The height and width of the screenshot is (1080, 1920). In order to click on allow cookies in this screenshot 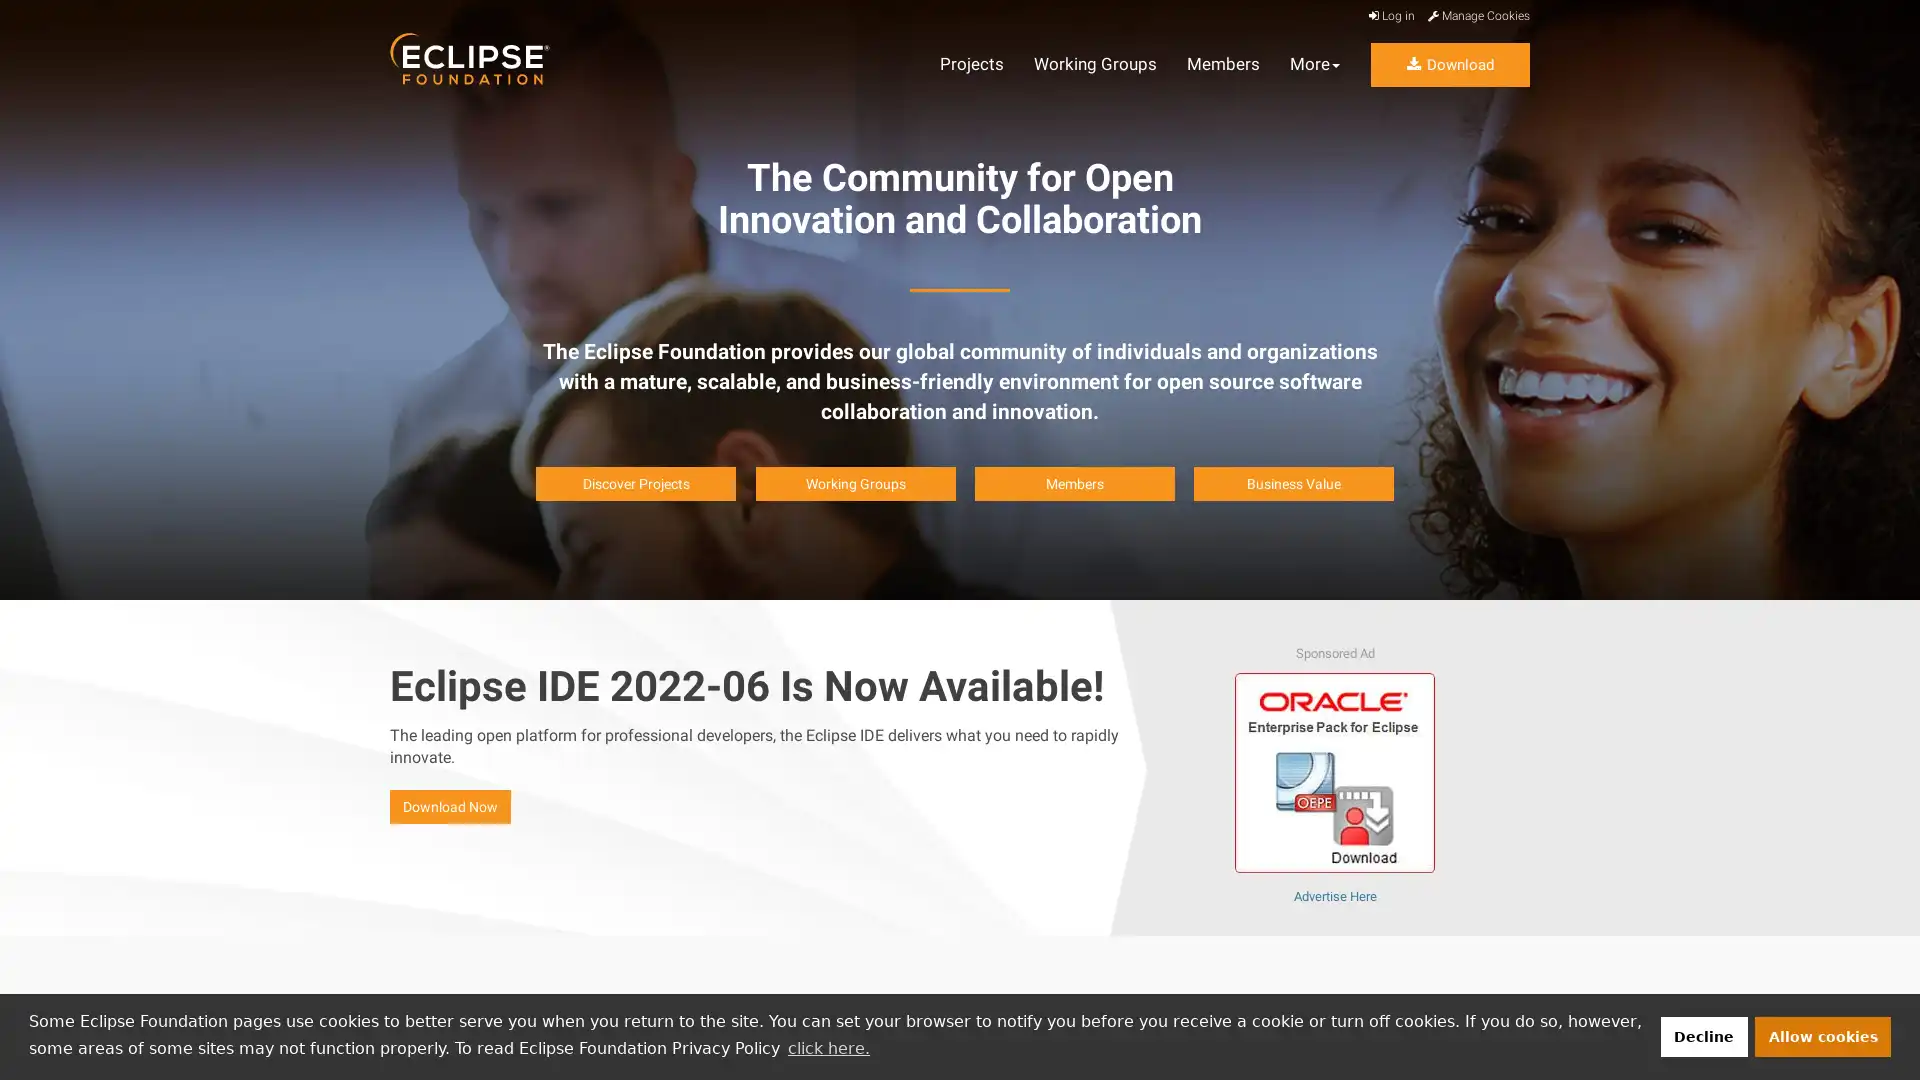, I will do `click(1823, 1035)`.